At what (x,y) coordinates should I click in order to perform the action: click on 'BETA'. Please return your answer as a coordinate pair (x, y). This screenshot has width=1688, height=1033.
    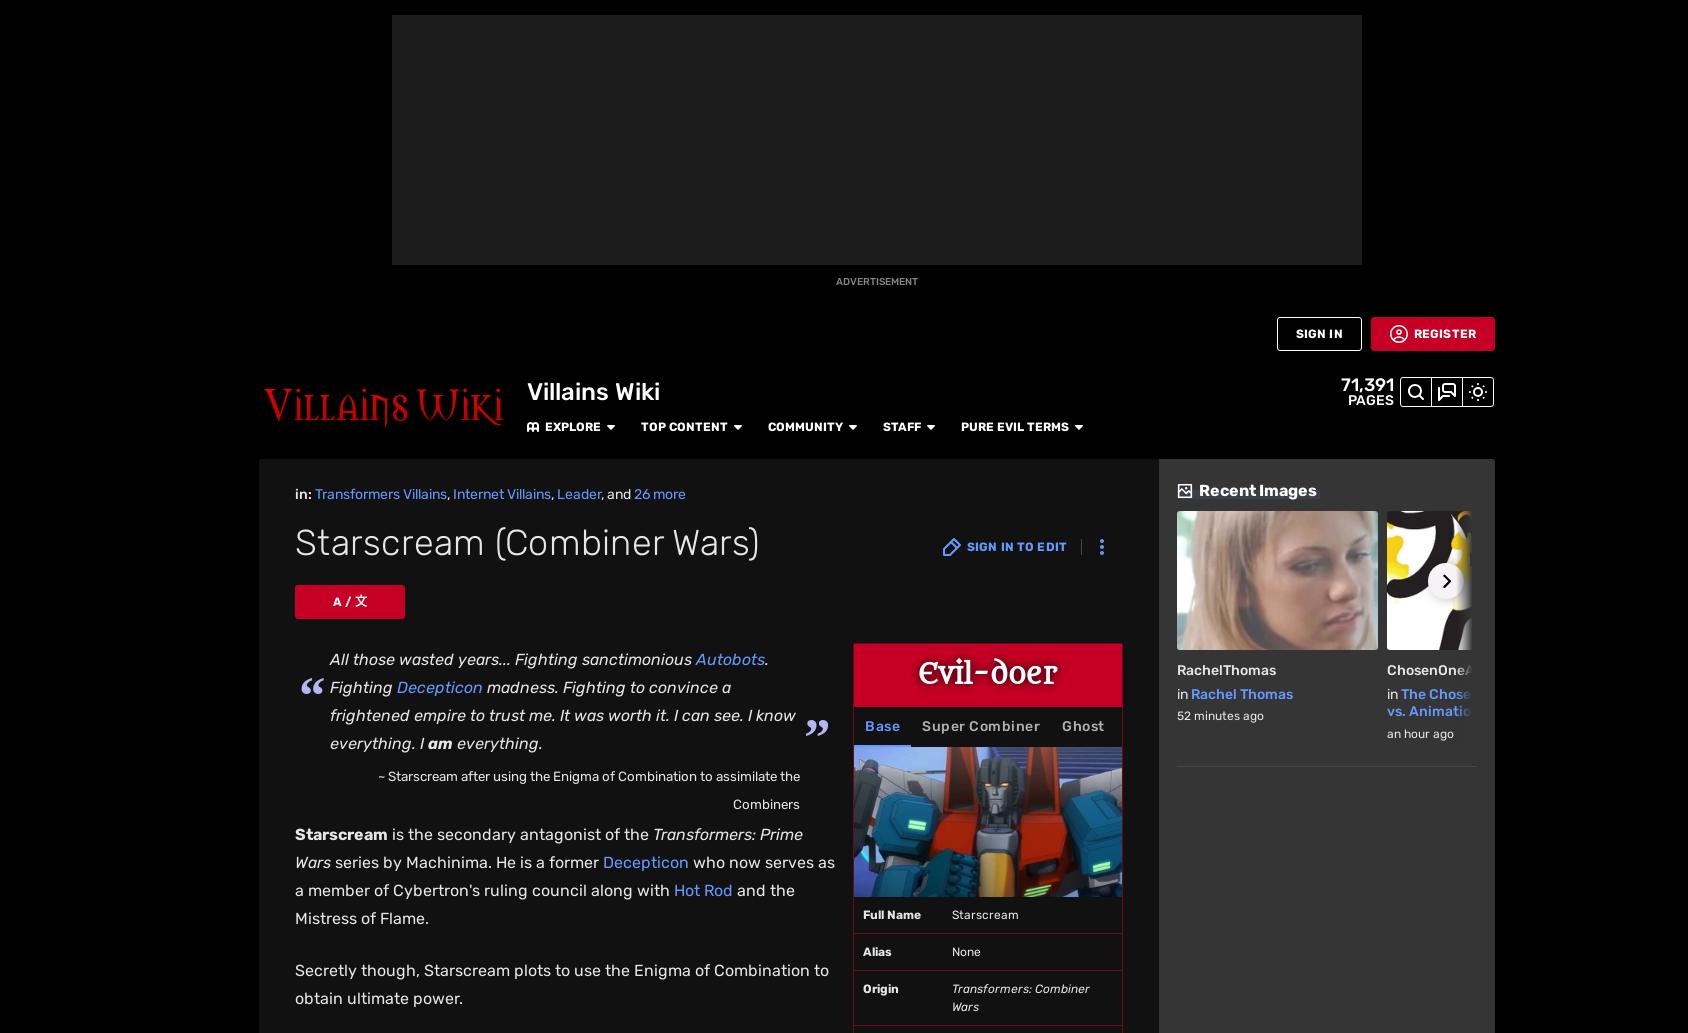
    Looking at the image, I should click on (20, 213).